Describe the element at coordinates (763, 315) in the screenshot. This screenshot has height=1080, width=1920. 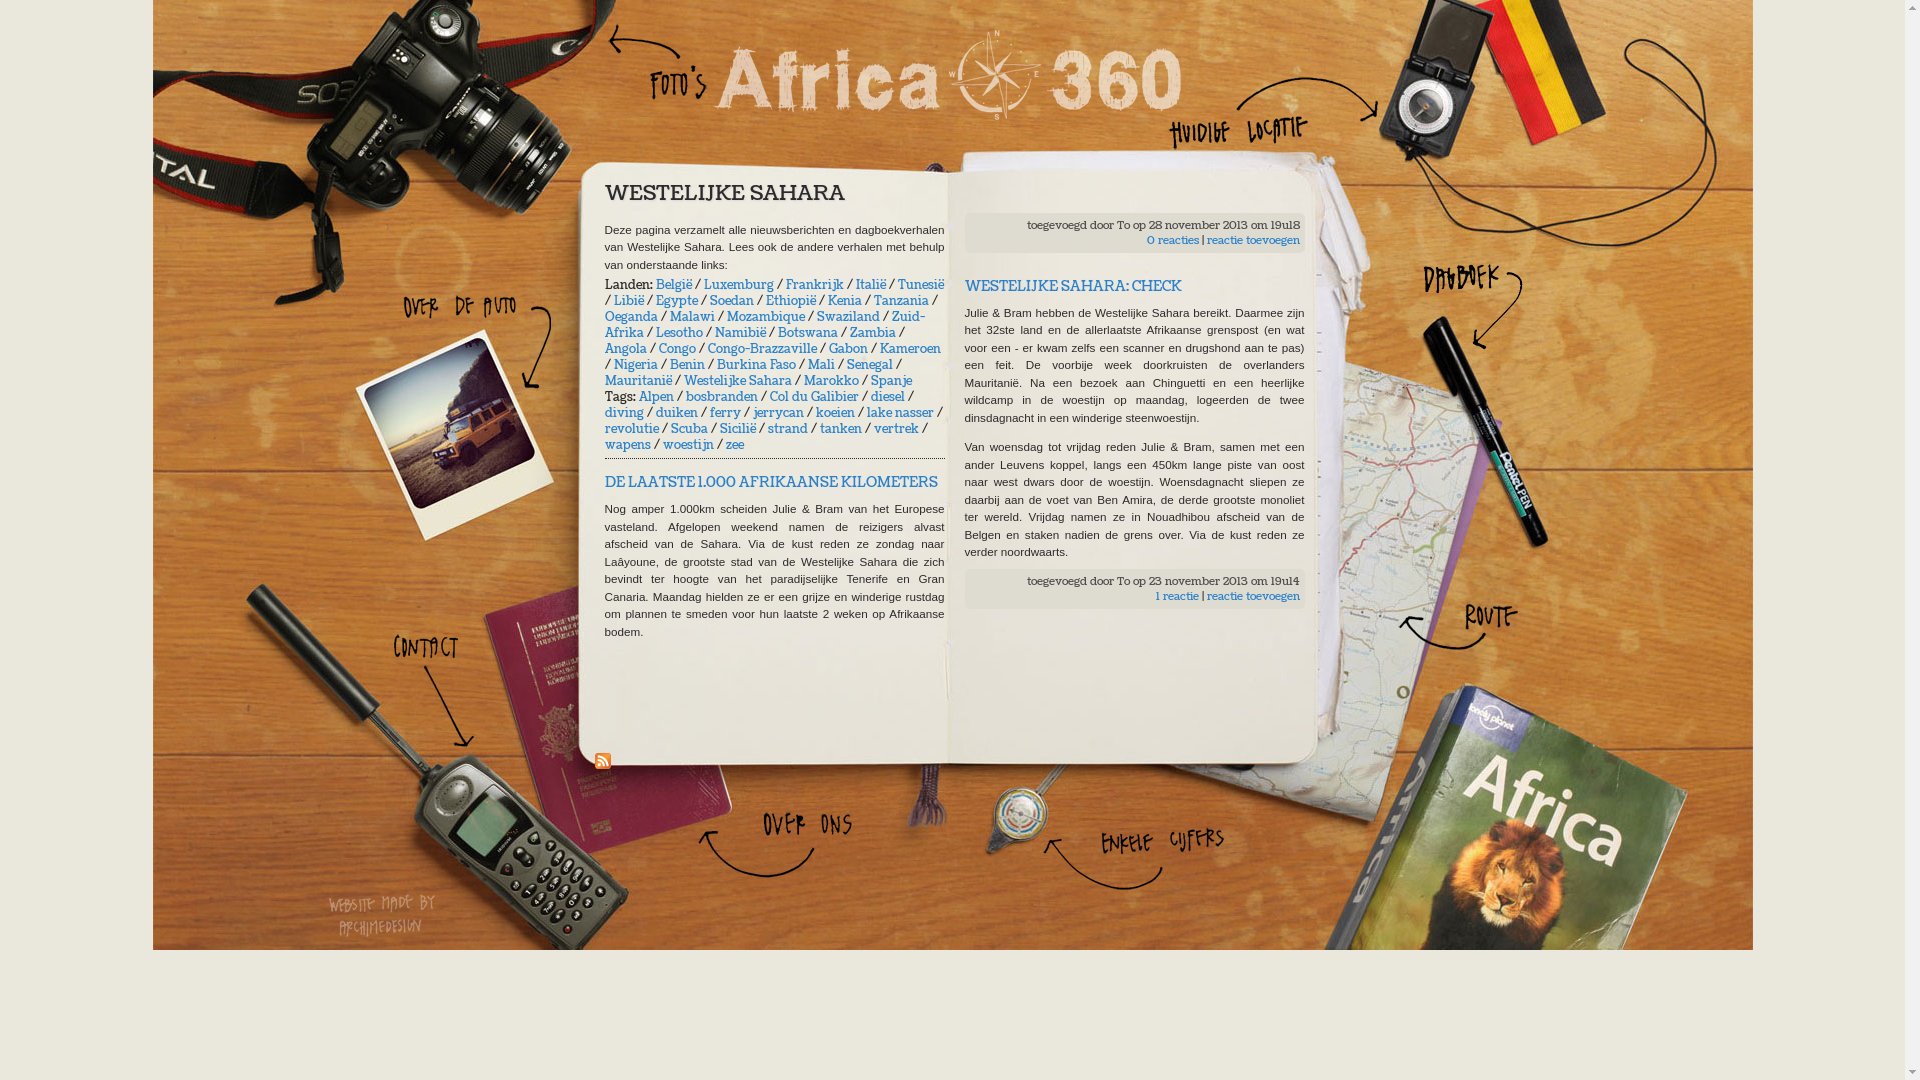
I see `'Mozambique'` at that location.